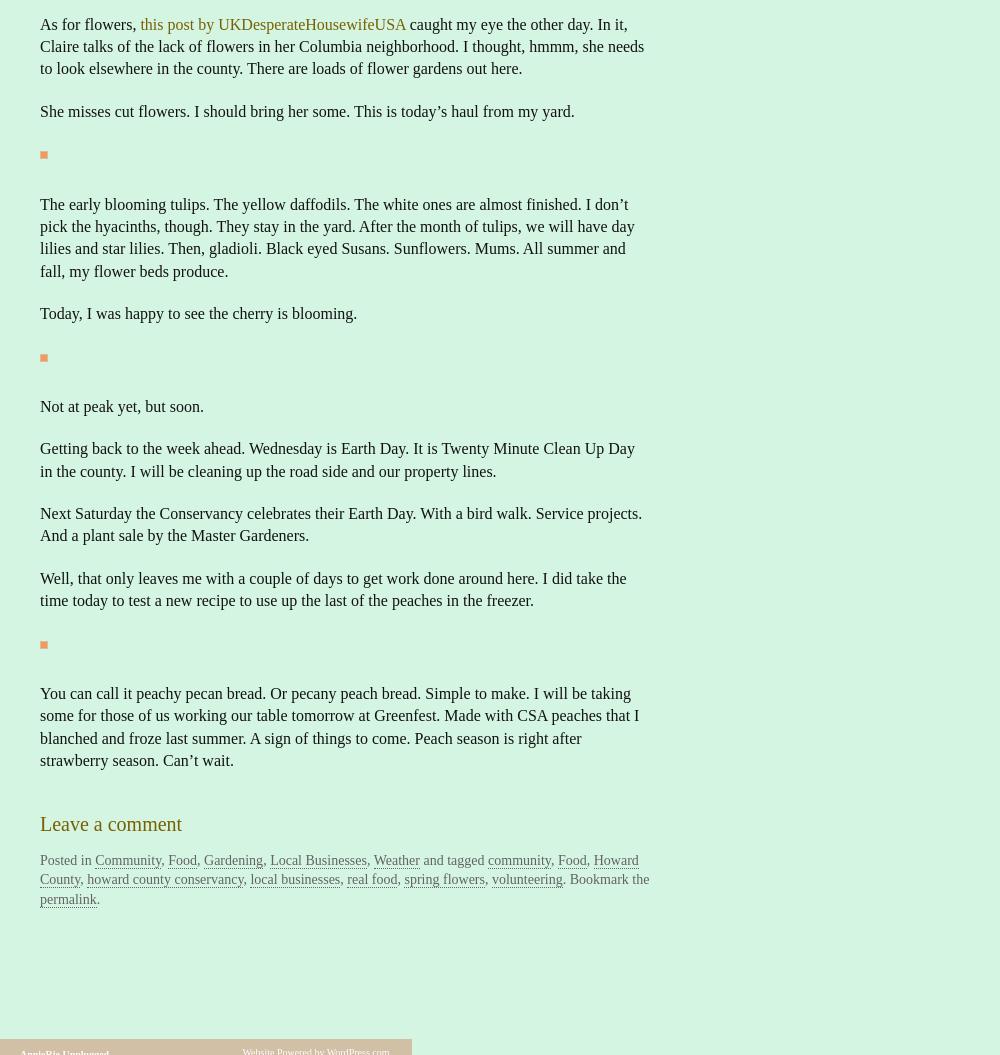 This screenshot has height=1055, width=1000. Describe the element at coordinates (97, 897) in the screenshot. I see `'.'` at that location.